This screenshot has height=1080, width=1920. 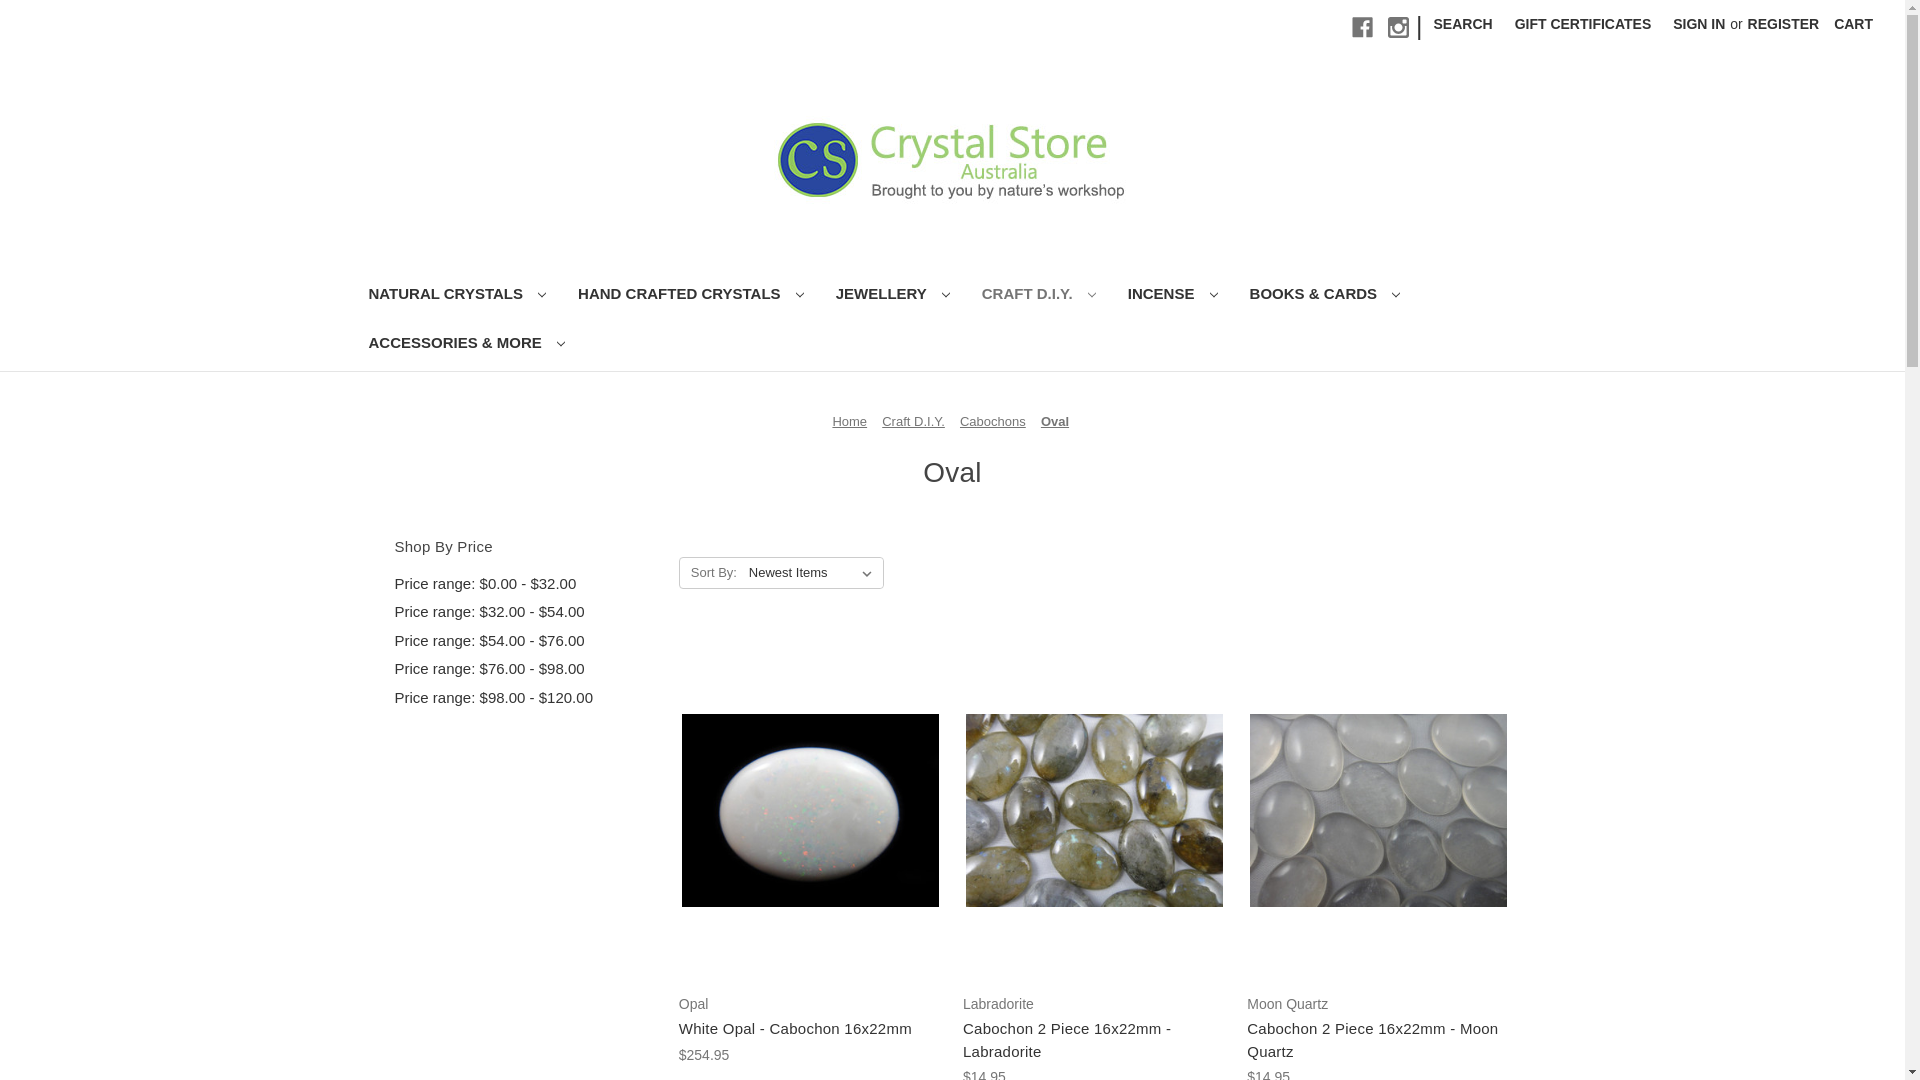 I want to click on 'ACCESSORIES & MORE', so click(x=465, y=344).